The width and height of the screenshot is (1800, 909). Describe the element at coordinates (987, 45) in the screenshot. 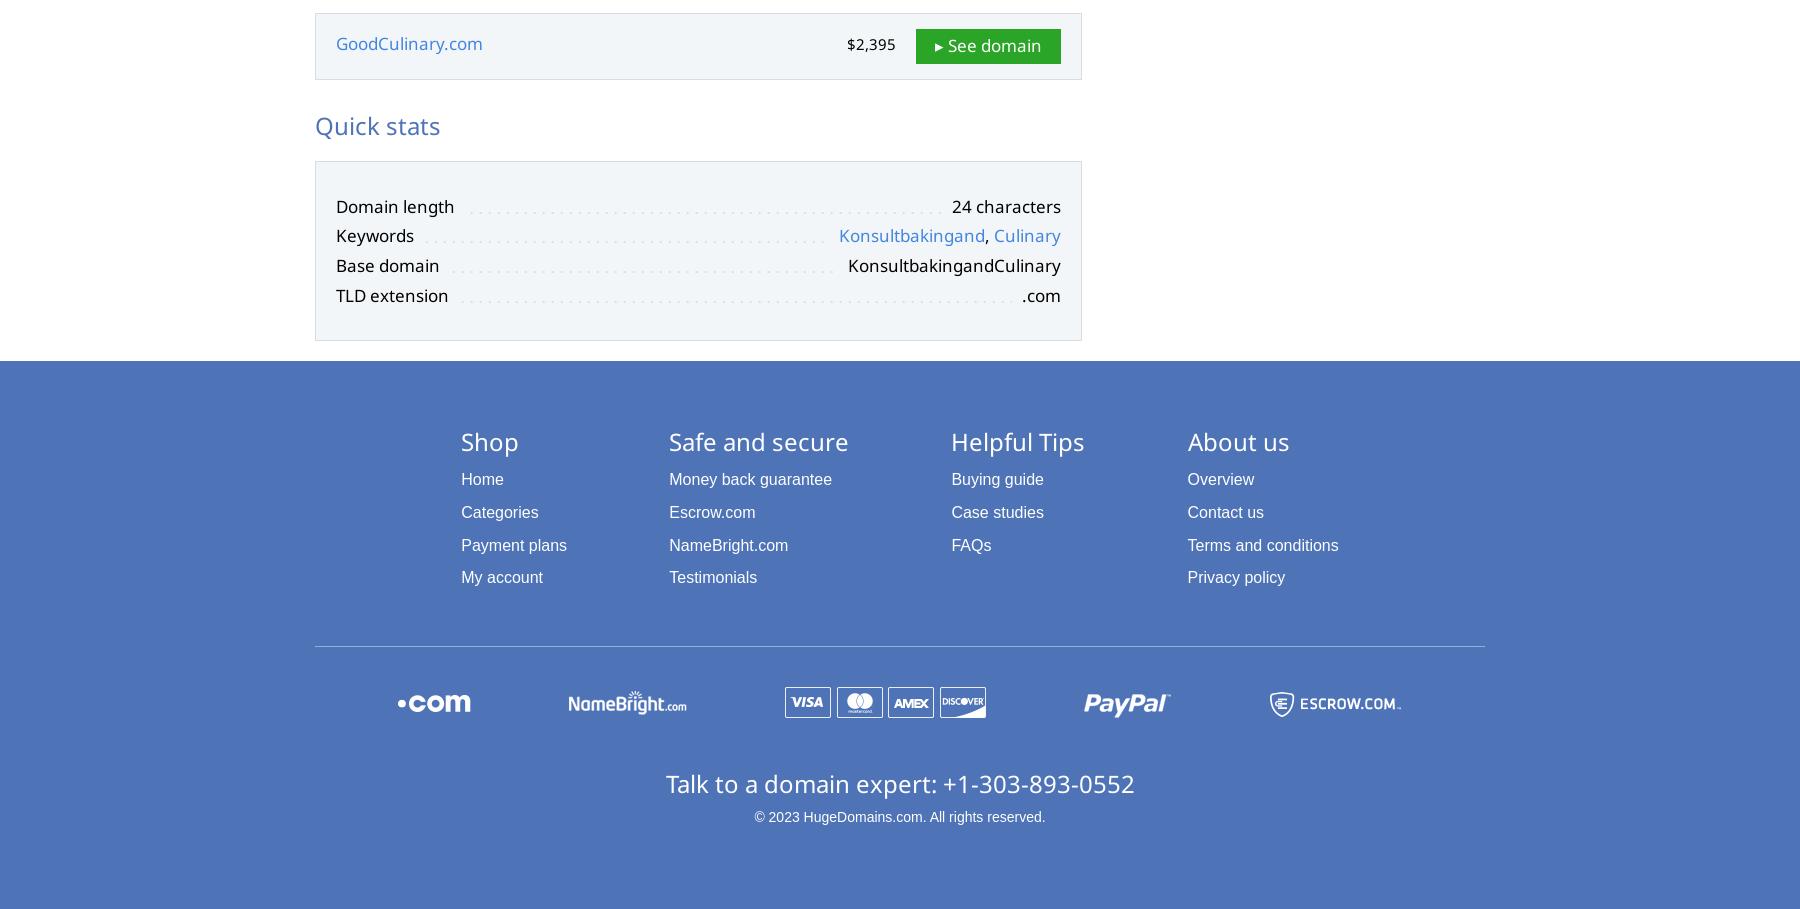

I see `'▸ See domain'` at that location.